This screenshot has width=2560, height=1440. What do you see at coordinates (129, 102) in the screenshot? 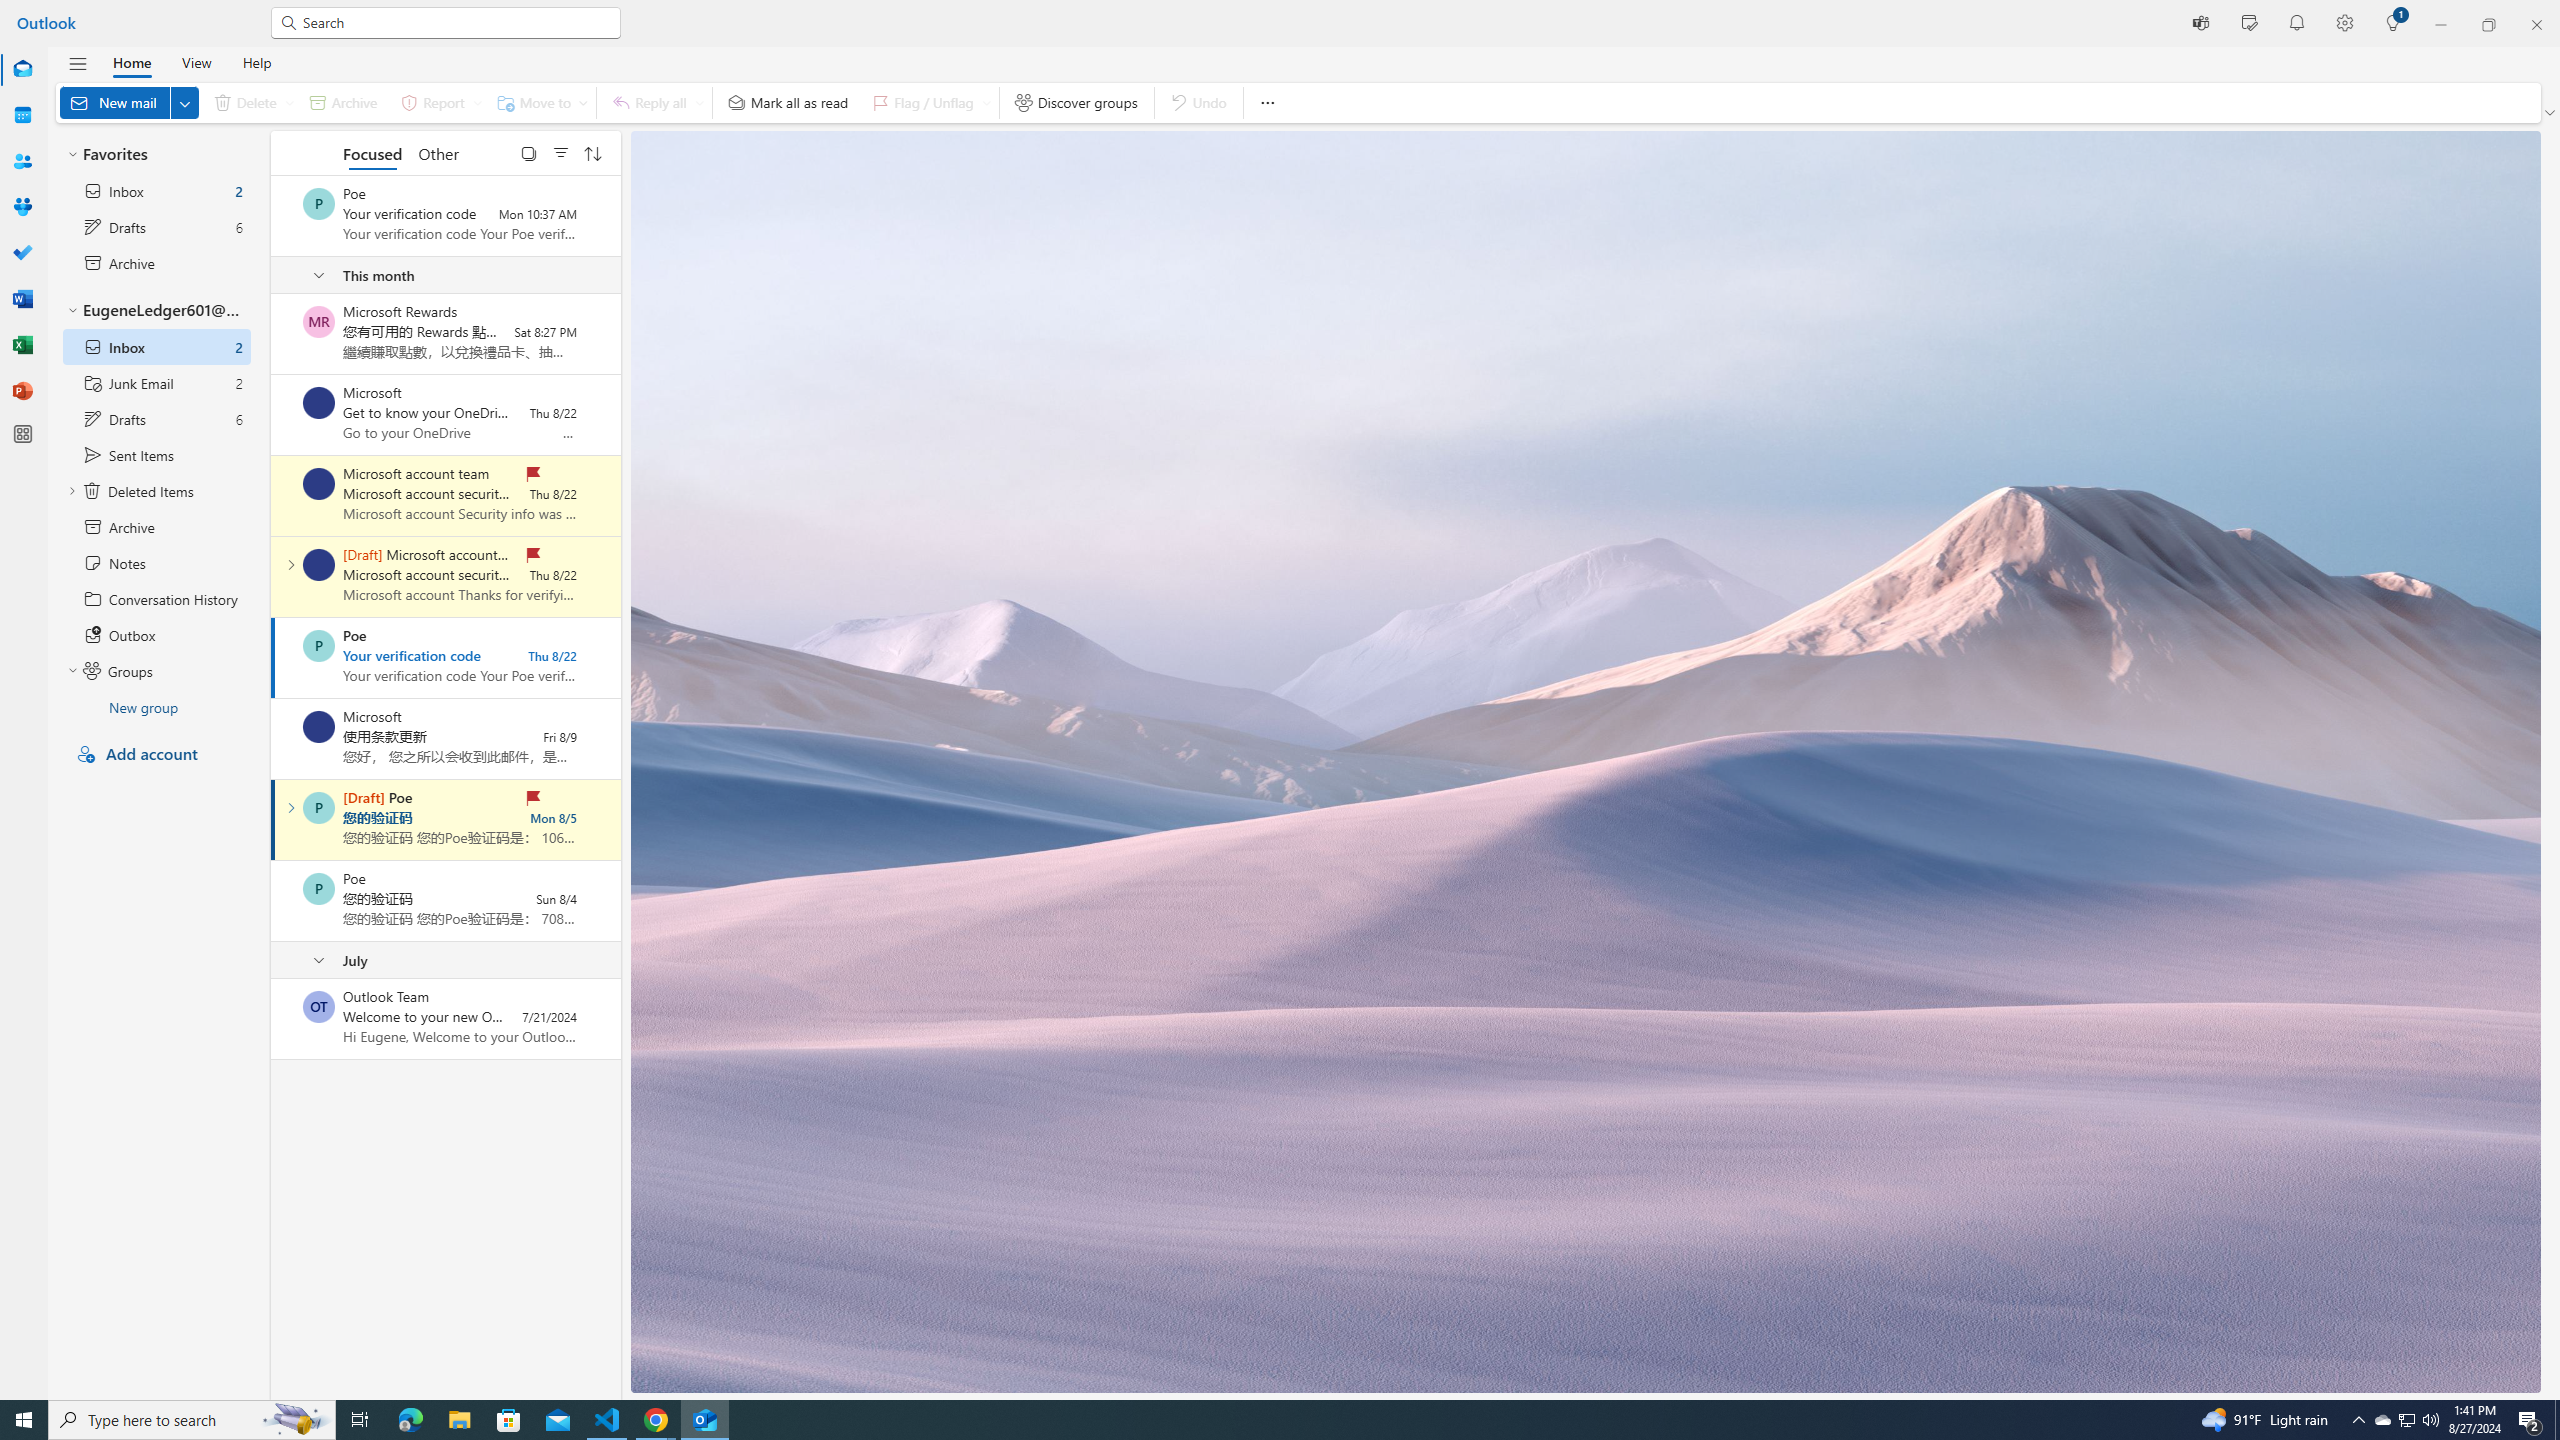
I see `'New mail'` at bounding box center [129, 102].